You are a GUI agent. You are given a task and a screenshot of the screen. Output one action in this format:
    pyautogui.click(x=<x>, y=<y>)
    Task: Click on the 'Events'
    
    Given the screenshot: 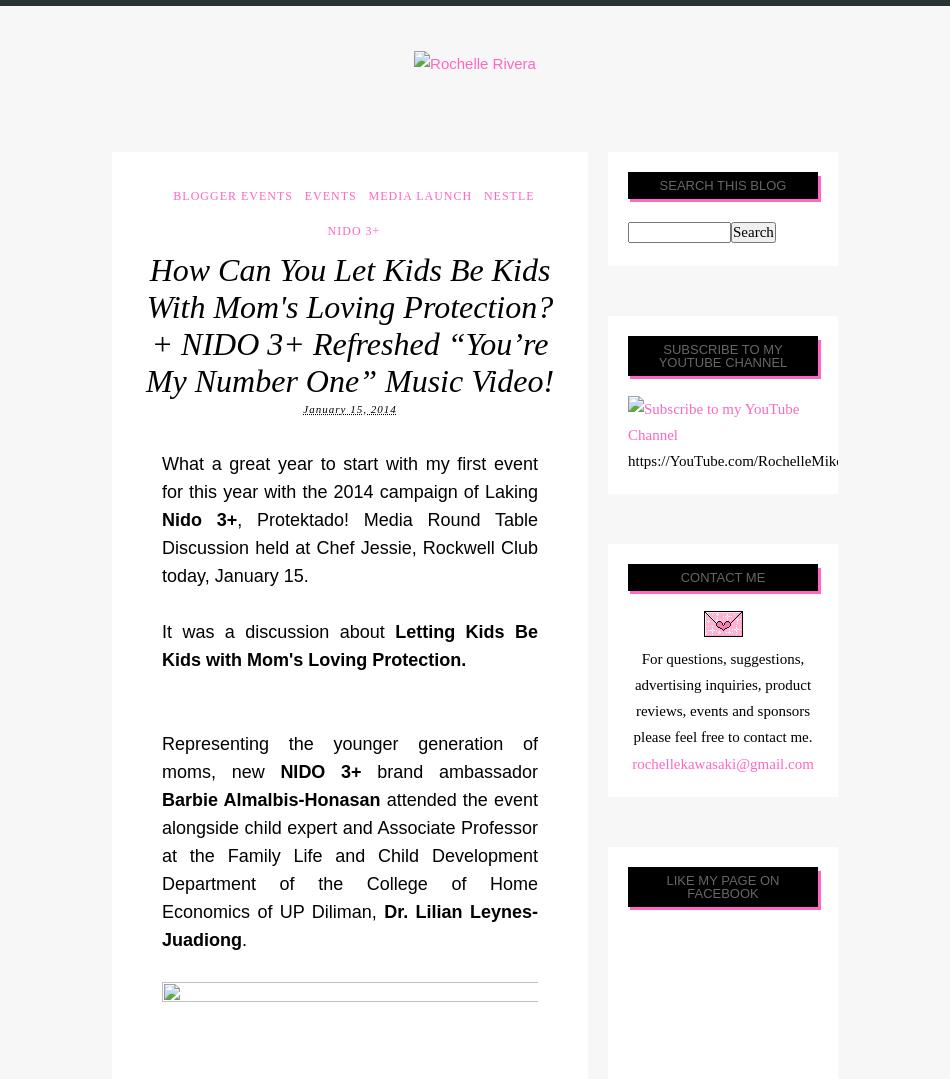 What is the action you would take?
    pyautogui.click(x=329, y=195)
    